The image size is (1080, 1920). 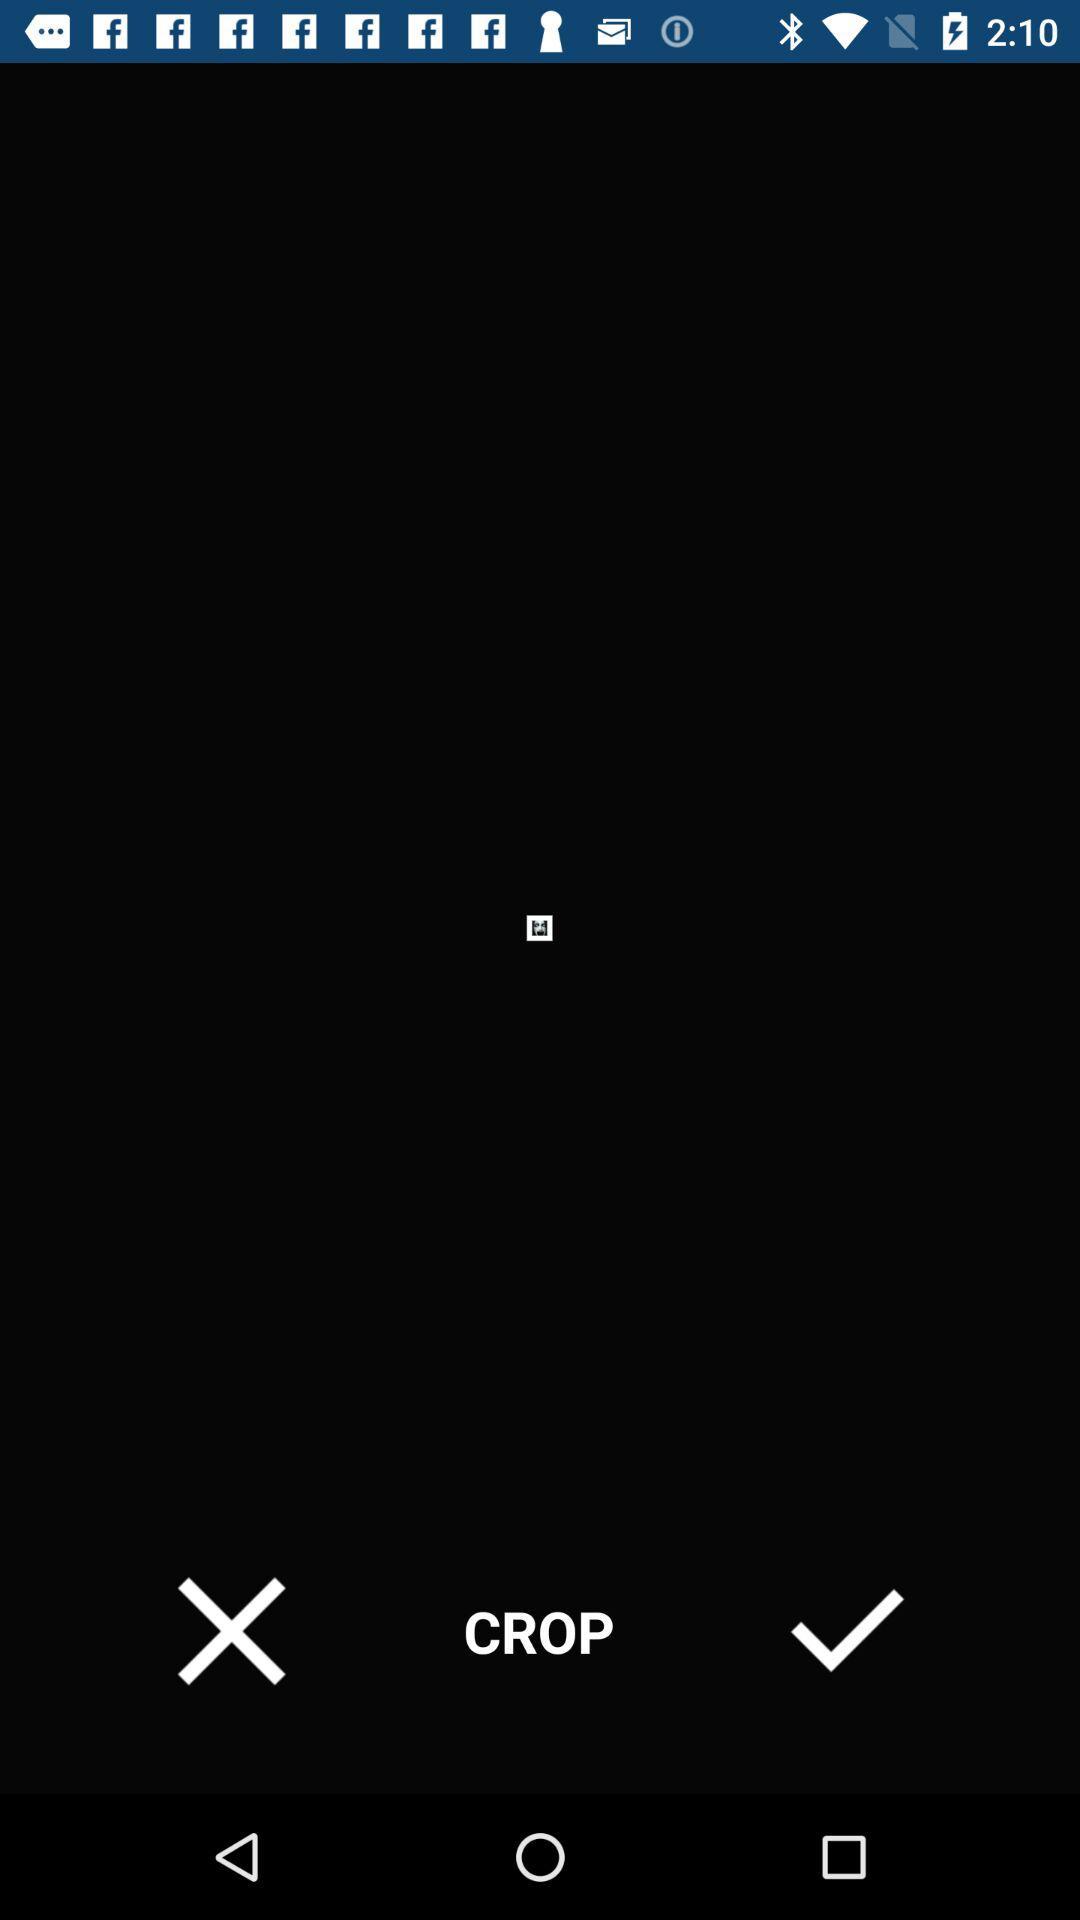 What do you see at coordinates (230, 1631) in the screenshot?
I see `the item to the left of the crop item` at bounding box center [230, 1631].